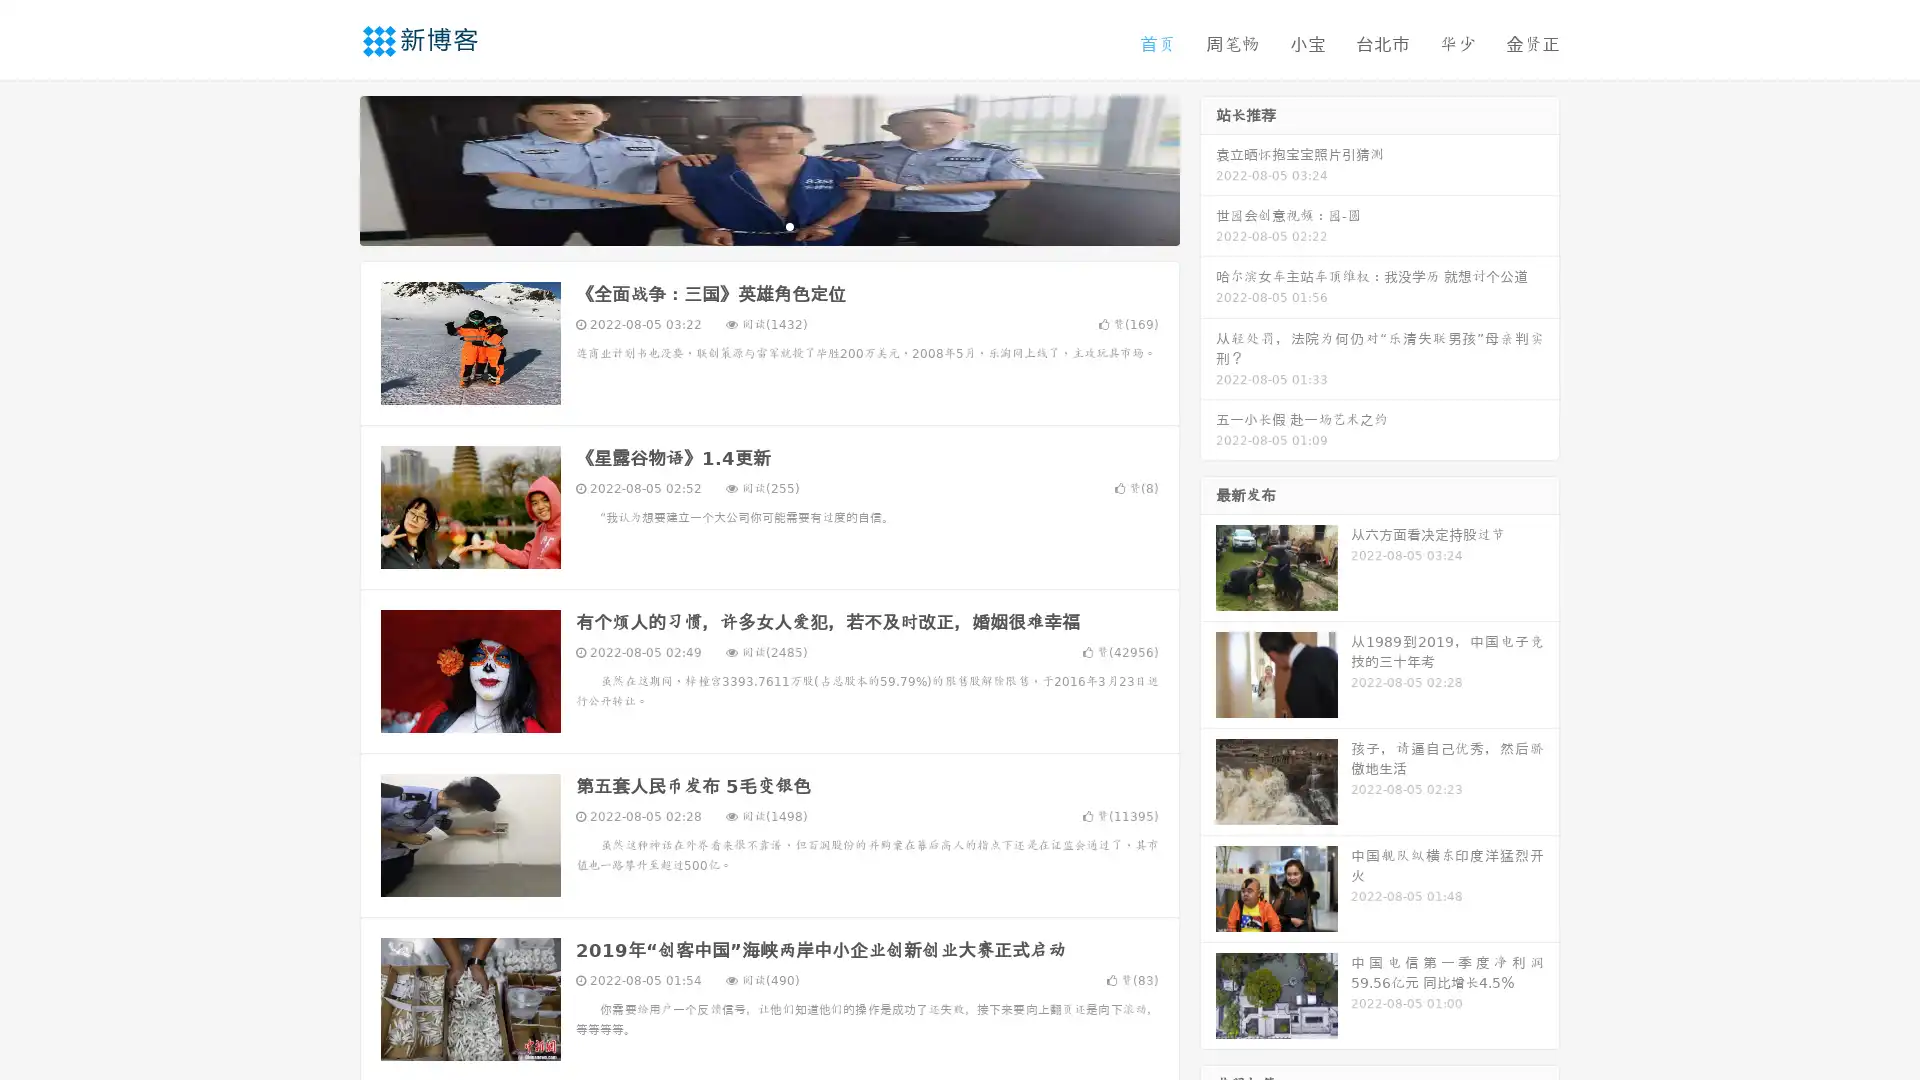 The width and height of the screenshot is (1920, 1080). I want to click on Next slide, so click(1208, 168).